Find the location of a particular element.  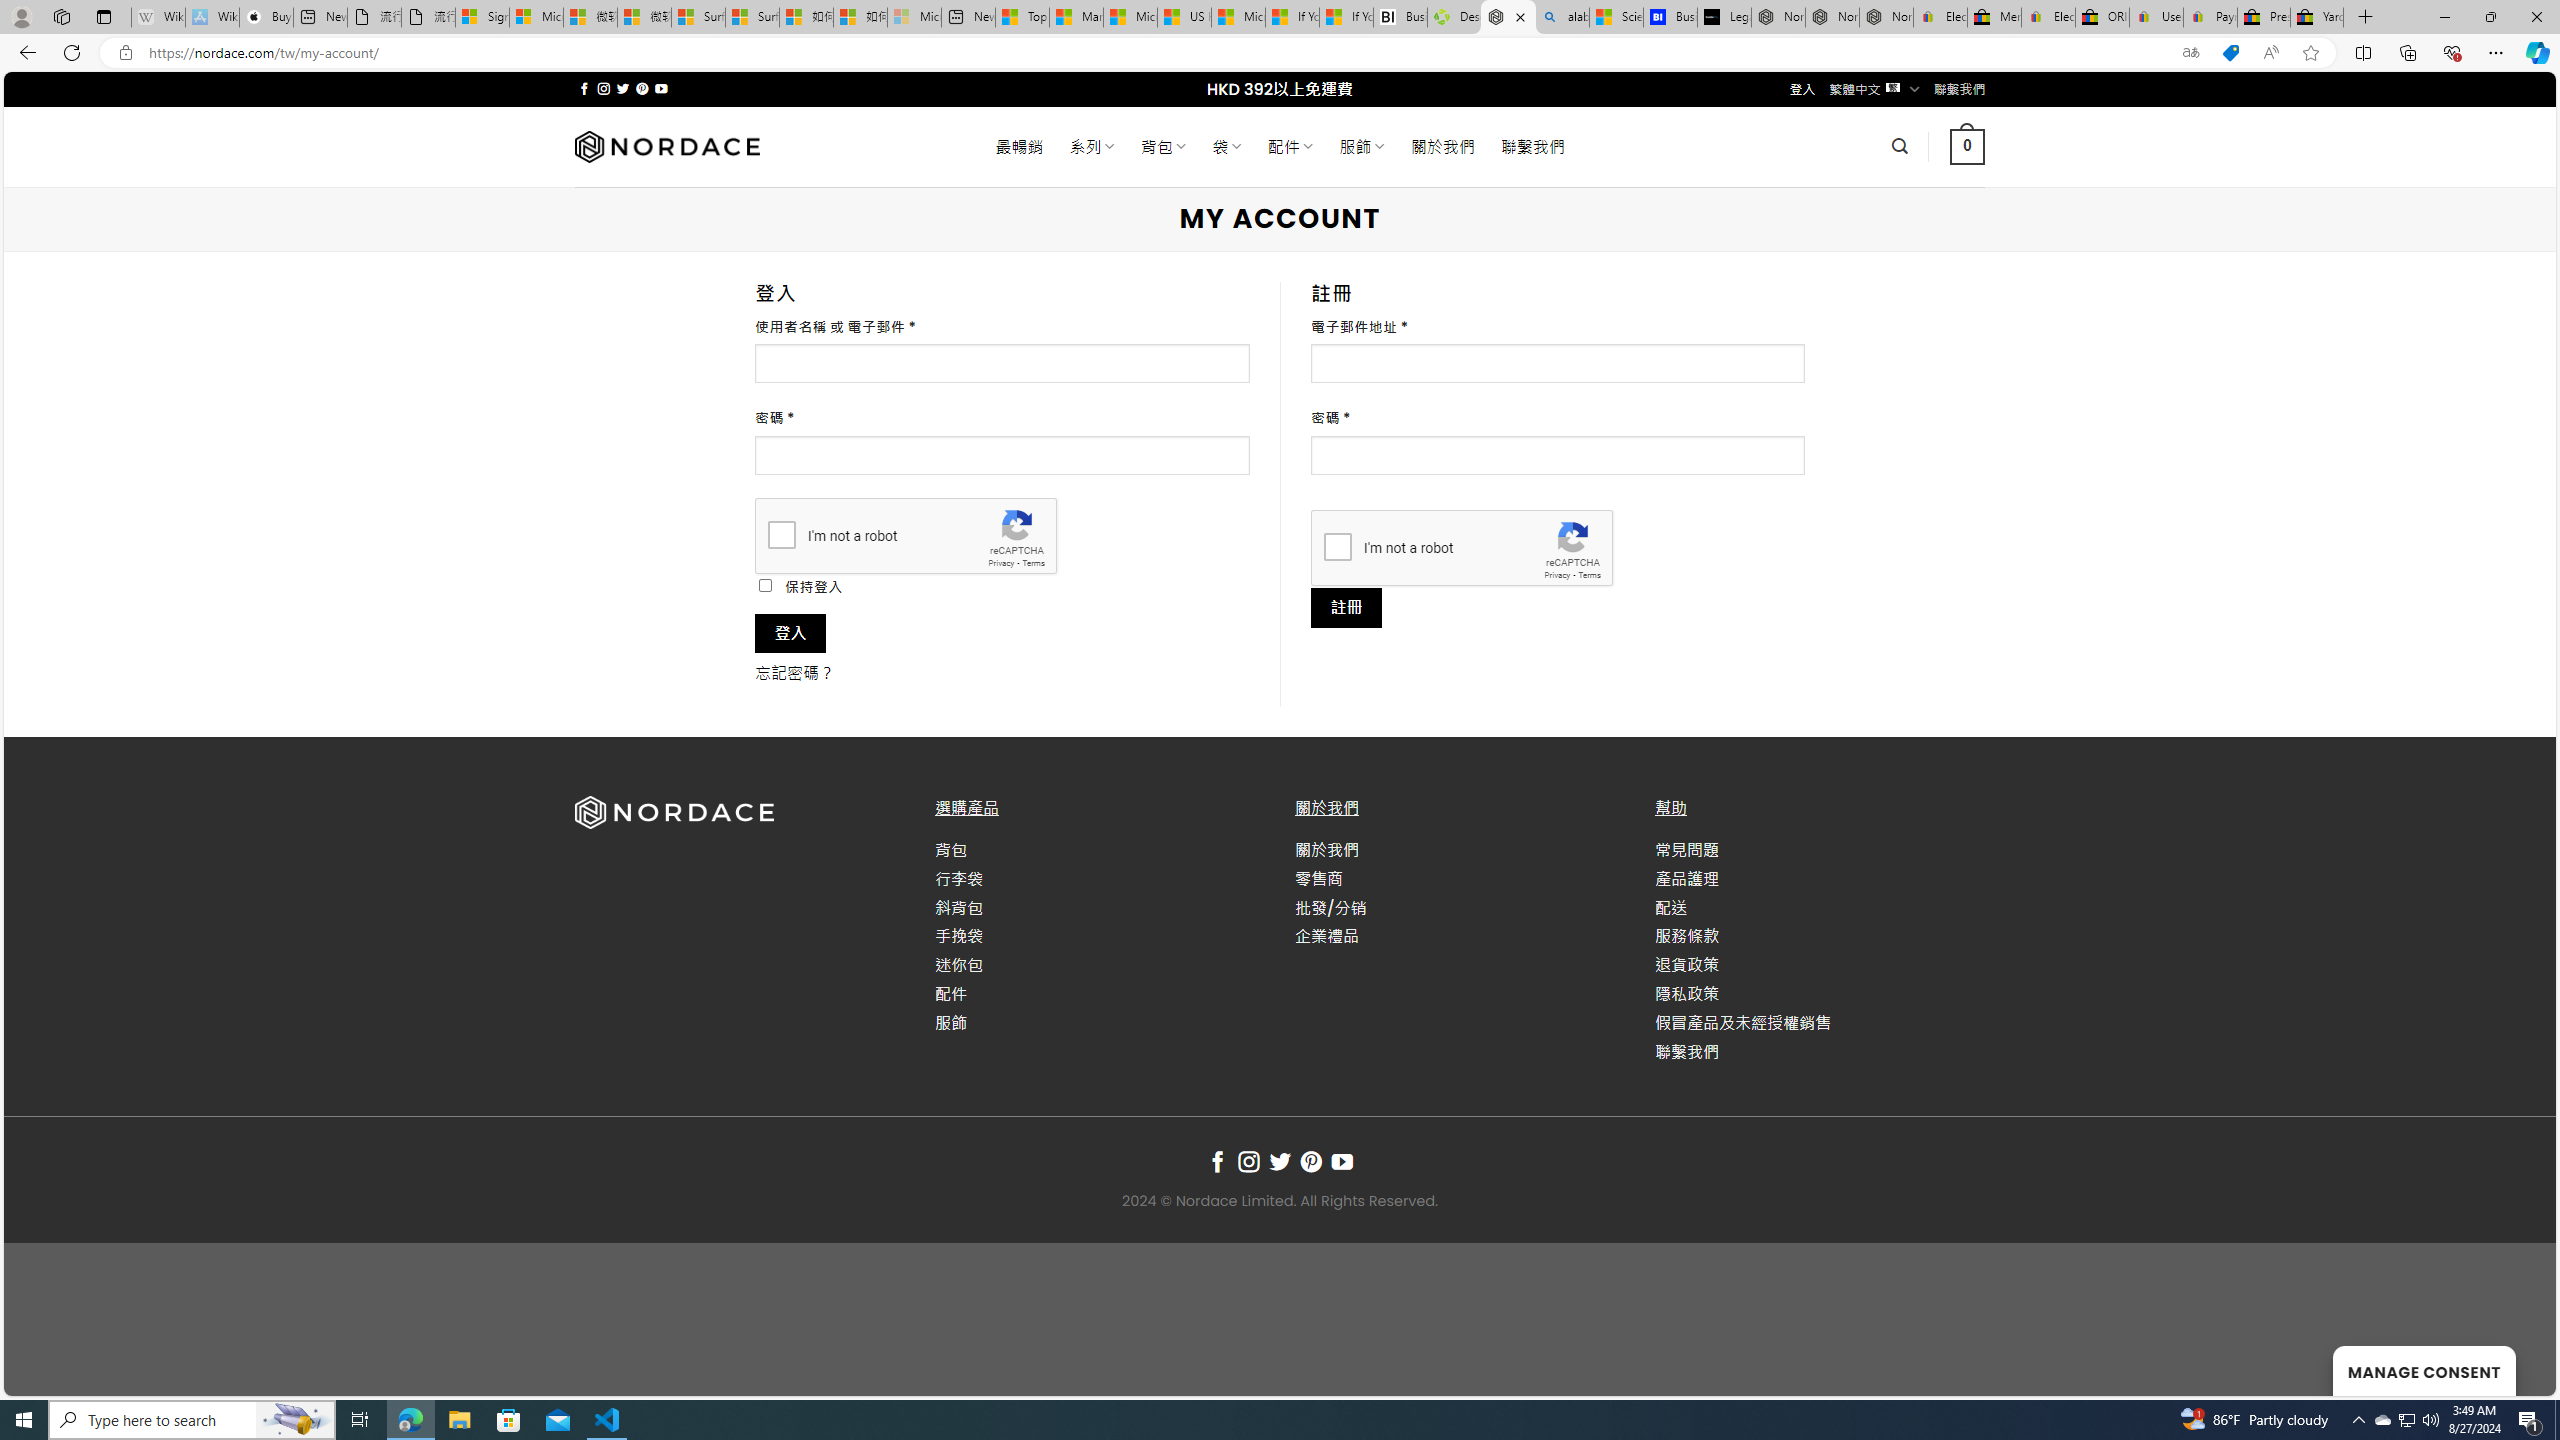

'This site has coupons! Shopping in Microsoft Edge' is located at coordinates (2230, 53).